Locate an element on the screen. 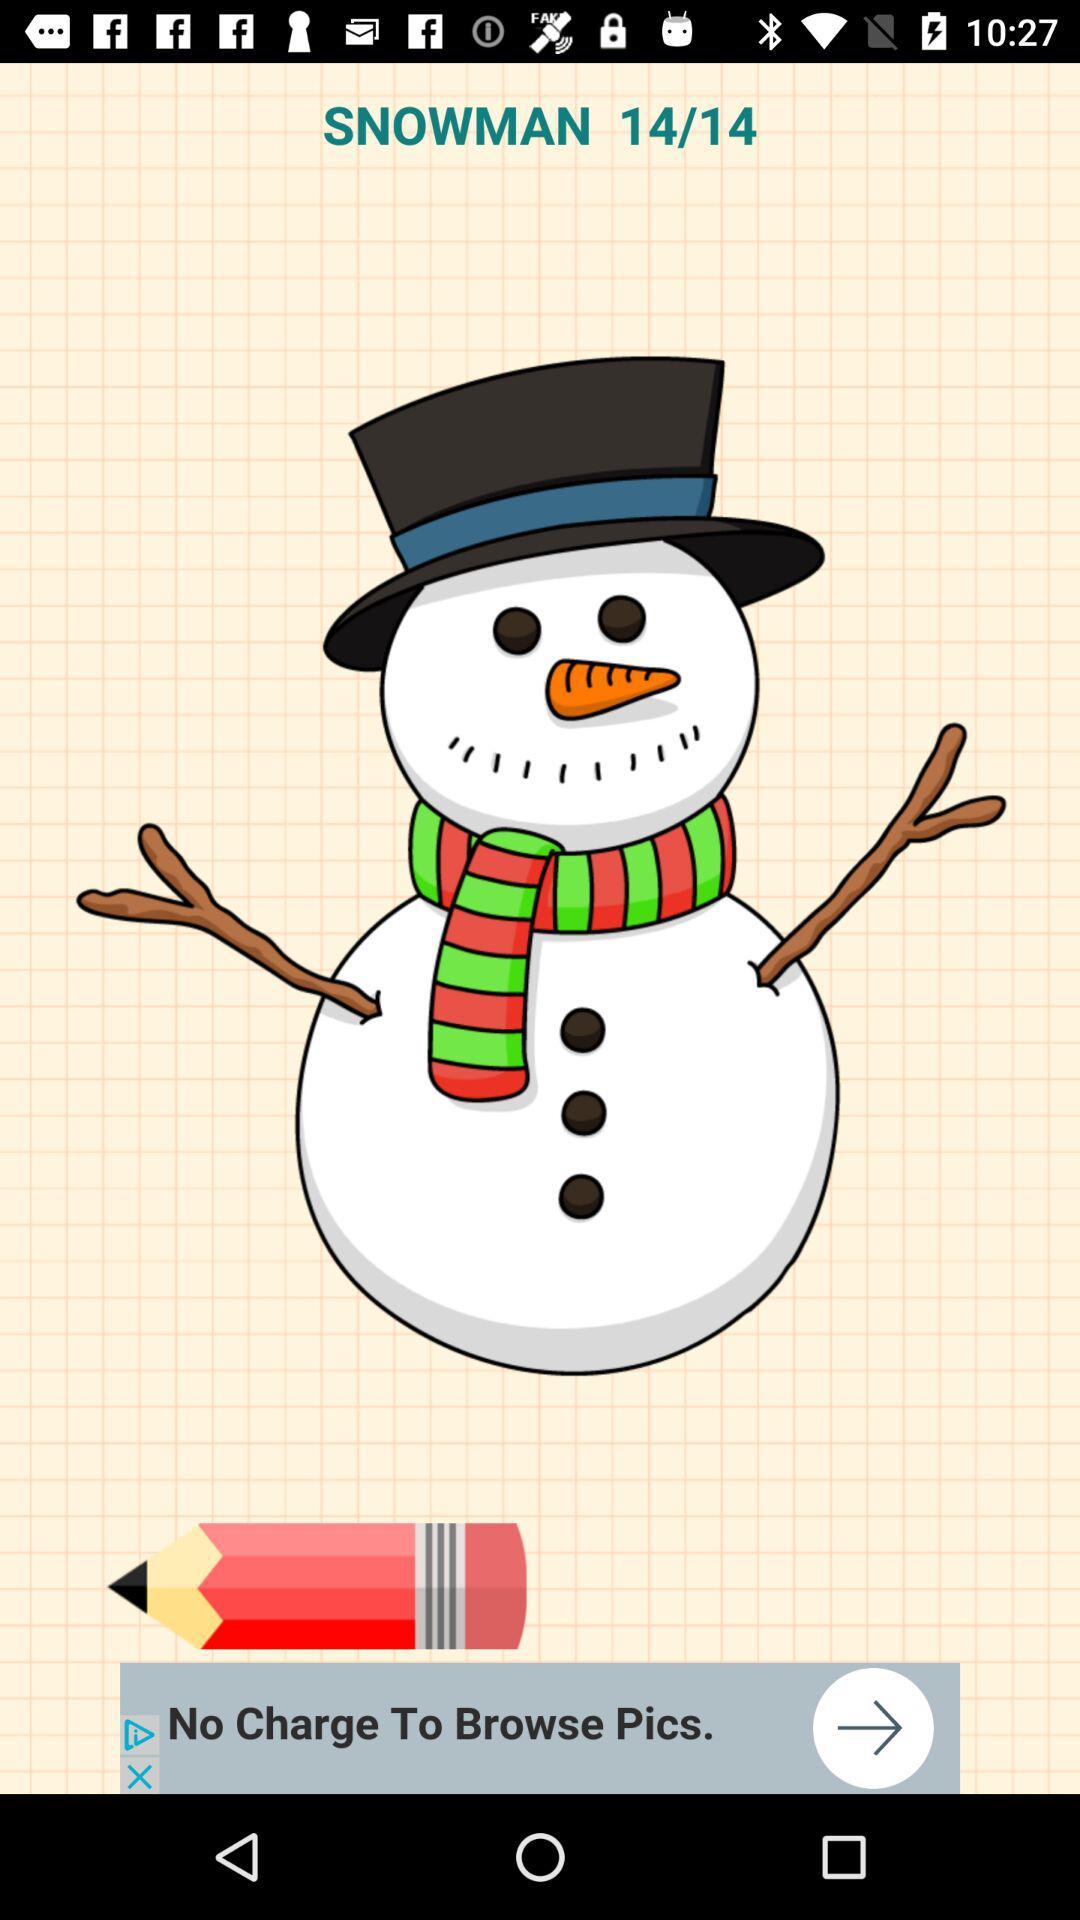 The width and height of the screenshot is (1080, 1920). go next is located at coordinates (540, 1727).